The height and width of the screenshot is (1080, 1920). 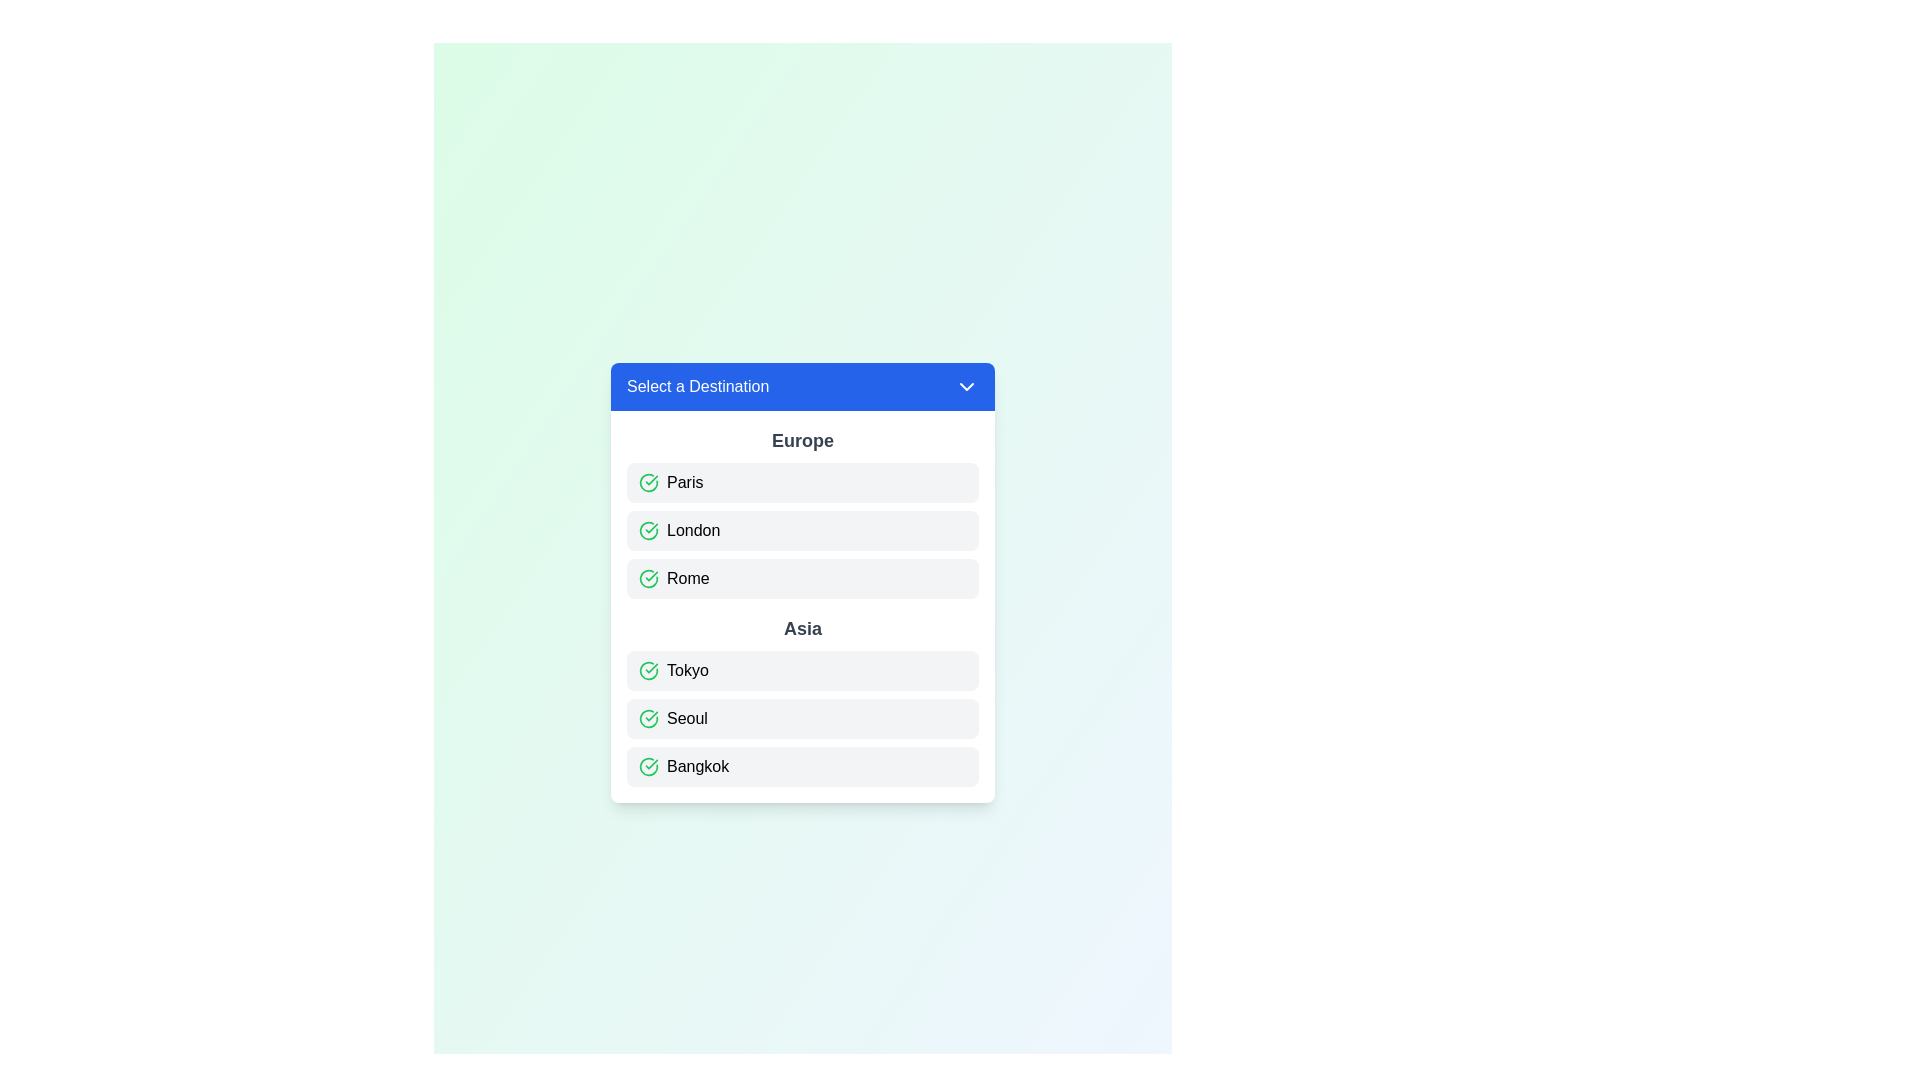 What do you see at coordinates (698, 766) in the screenshot?
I see `the text label displaying 'Bangkok', which is positioned to the right of a green checkmark icon and below the text 'Seoul' within the dropdown menu titled 'Select a Destination'` at bounding box center [698, 766].